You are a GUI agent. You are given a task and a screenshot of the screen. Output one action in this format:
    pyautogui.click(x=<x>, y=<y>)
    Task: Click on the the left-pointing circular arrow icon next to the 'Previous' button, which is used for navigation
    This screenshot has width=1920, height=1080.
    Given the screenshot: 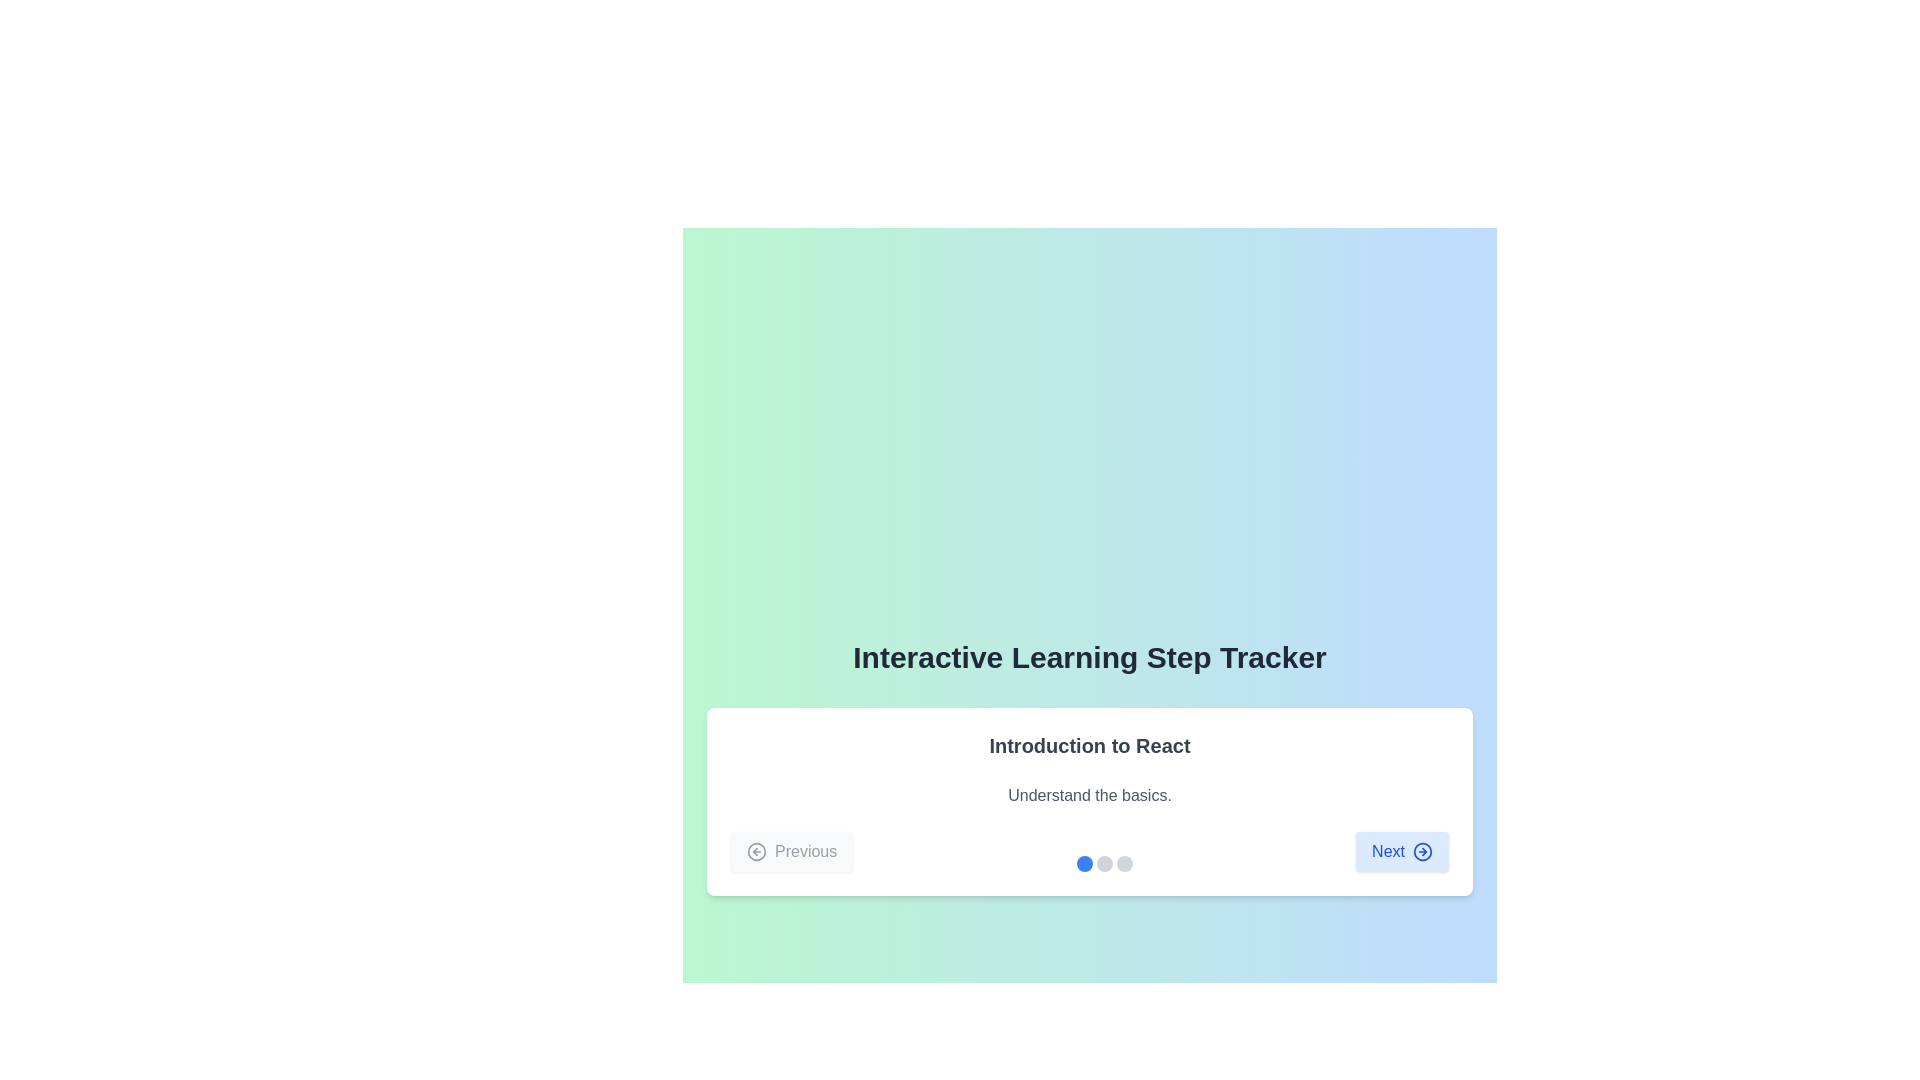 What is the action you would take?
    pyautogui.click(x=756, y=852)
    